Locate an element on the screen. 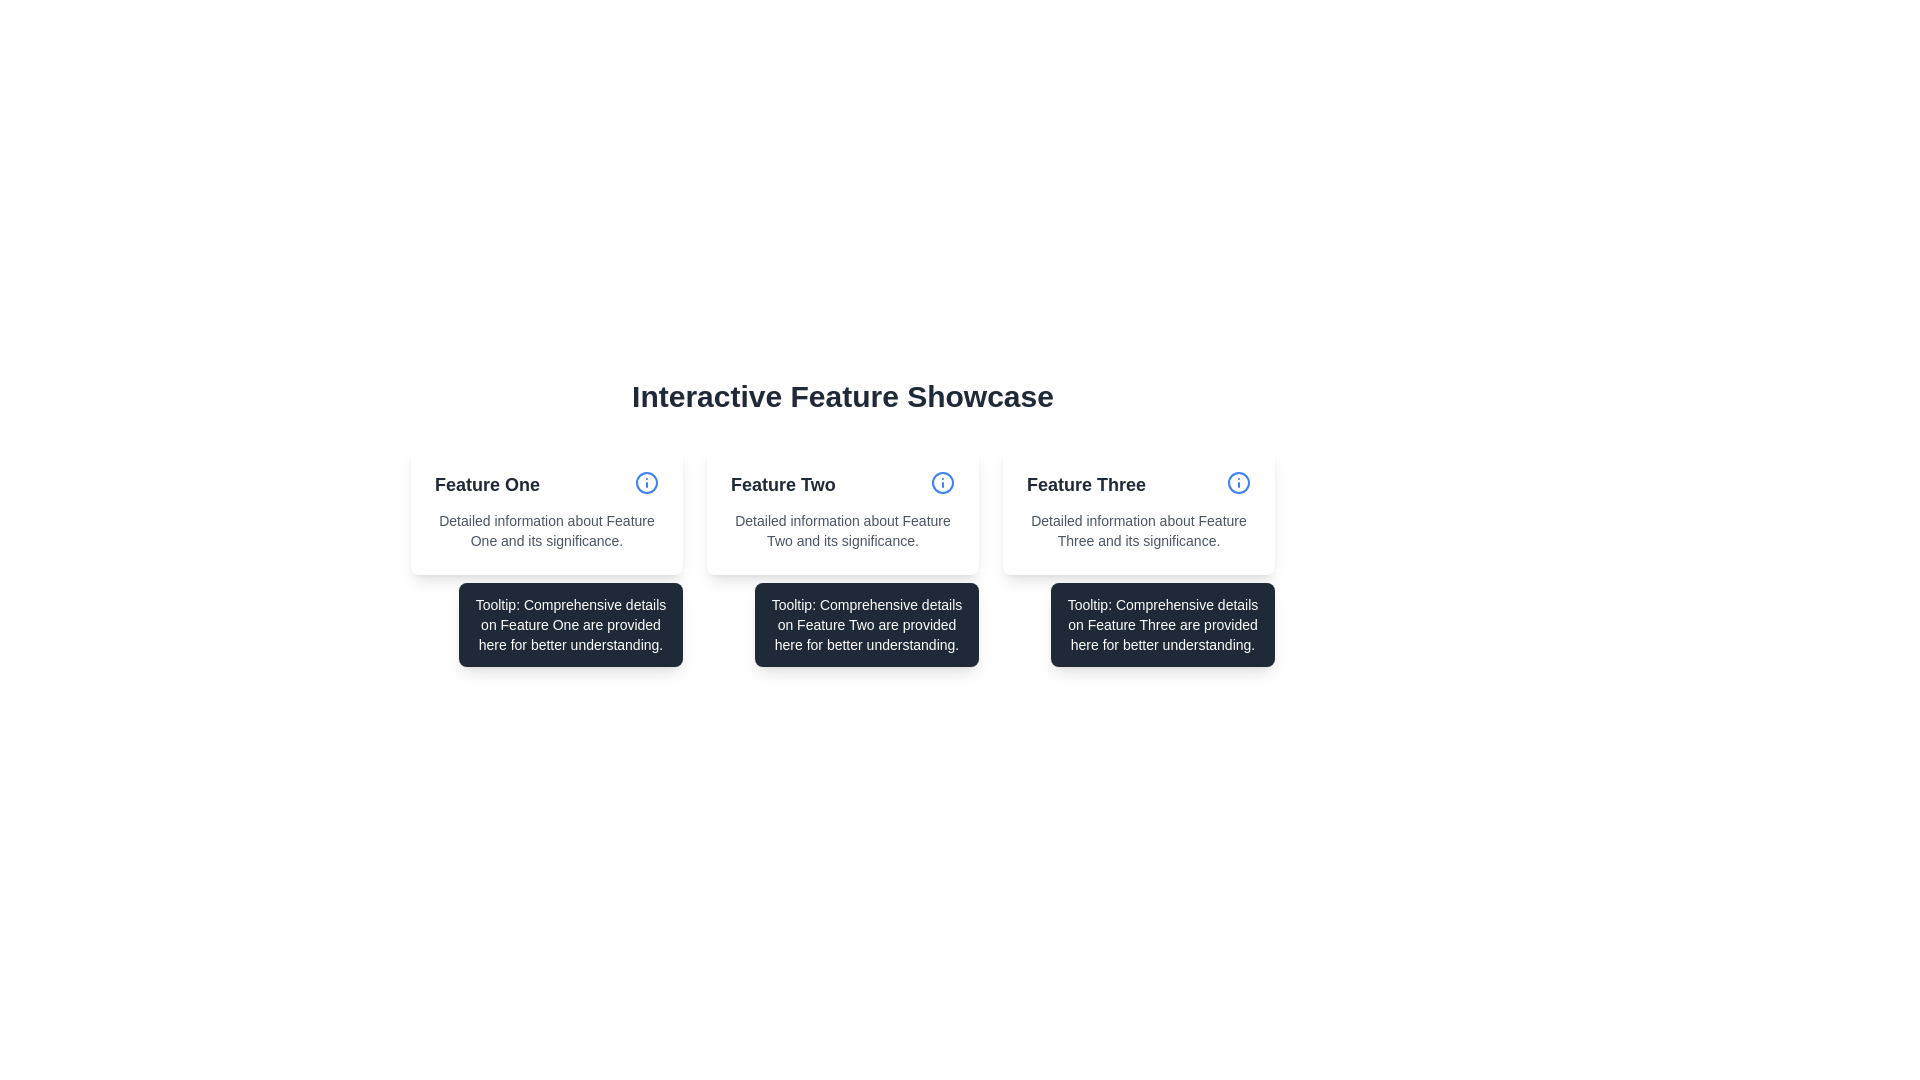  the information icon, which is a blue circular outline with a dot beneath its center, located to the right of the text 'Feature One' in the first column of three sections is located at coordinates (647, 485).